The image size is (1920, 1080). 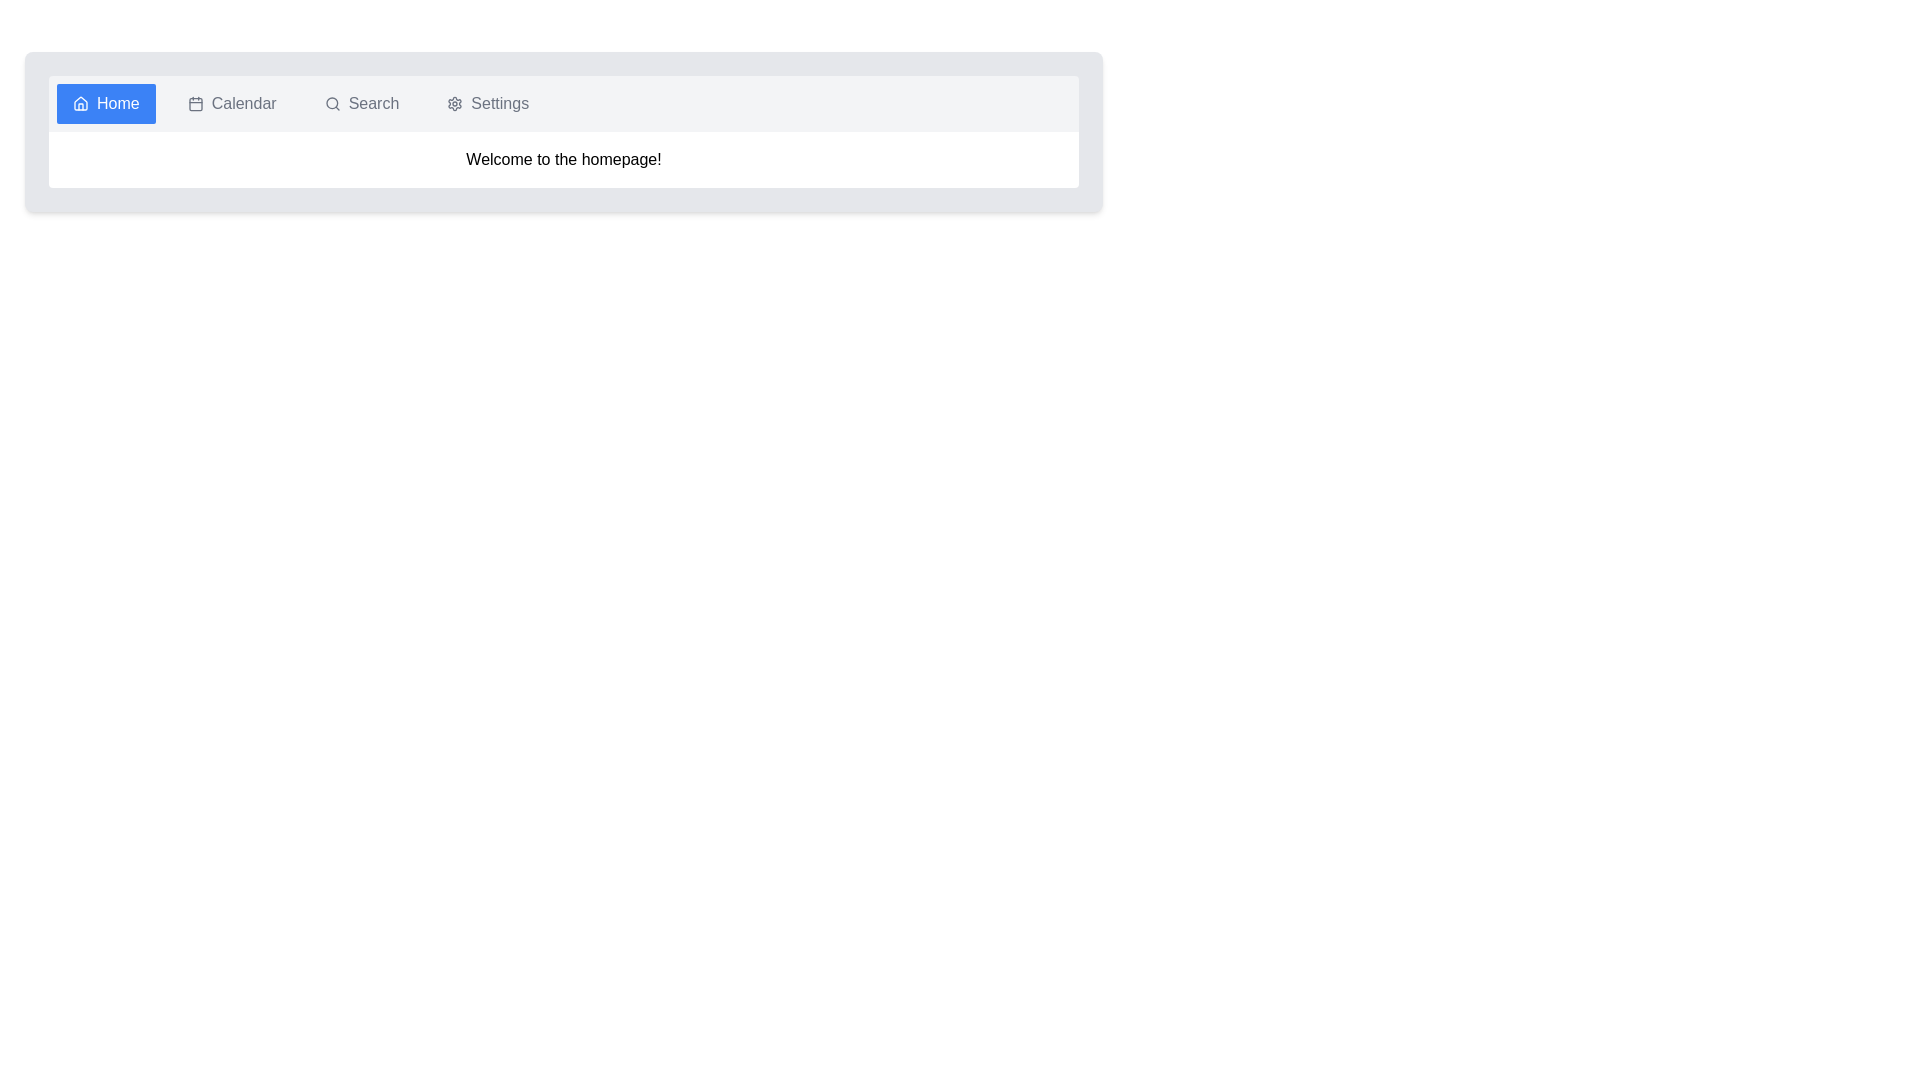 I want to click on text of the 'Calendar' label, which is the second item in the horizontal navigation menu and is displayed in a standard sans-serif font on a light background, so click(x=243, y=104).